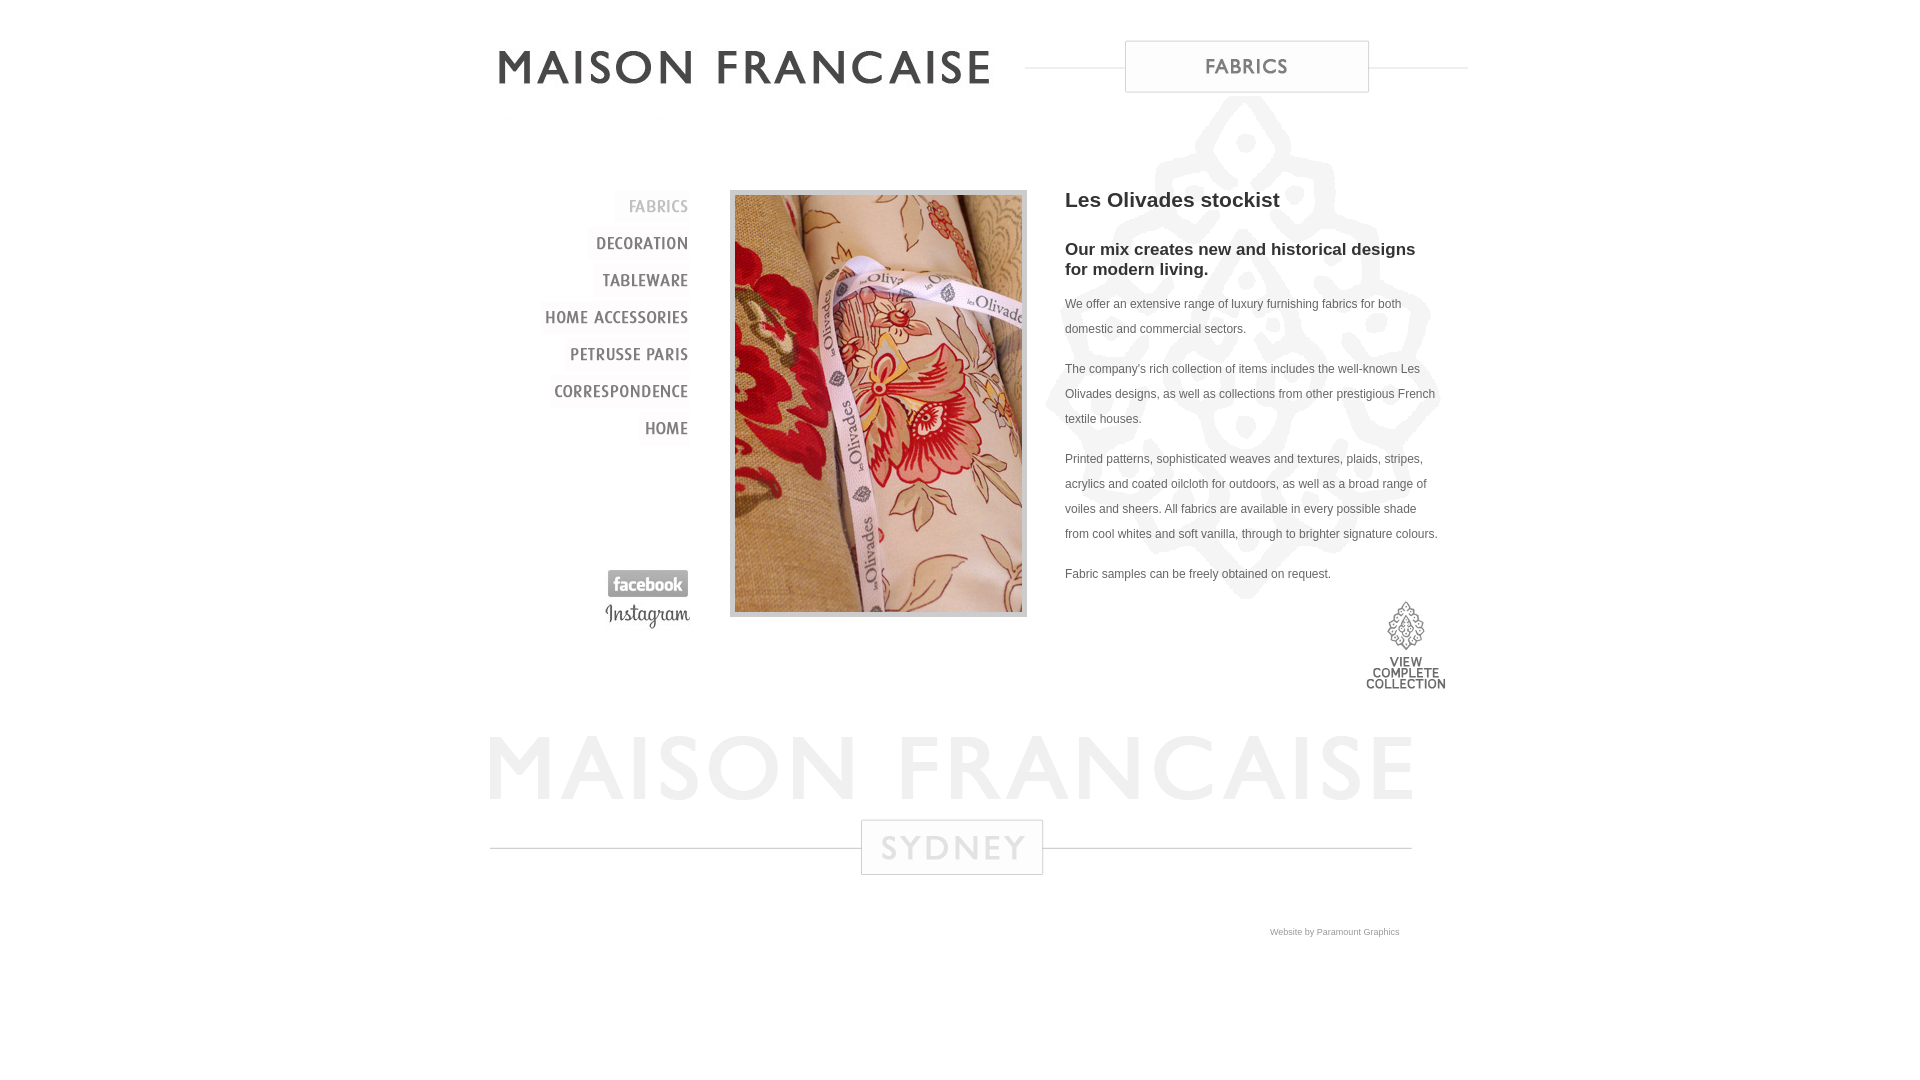 The height and width of the screenshot is (1080, 1920). Describe the element at coordinates (1316, 932) in the screenshot. I see `'Paramount Graphics'` at that location.